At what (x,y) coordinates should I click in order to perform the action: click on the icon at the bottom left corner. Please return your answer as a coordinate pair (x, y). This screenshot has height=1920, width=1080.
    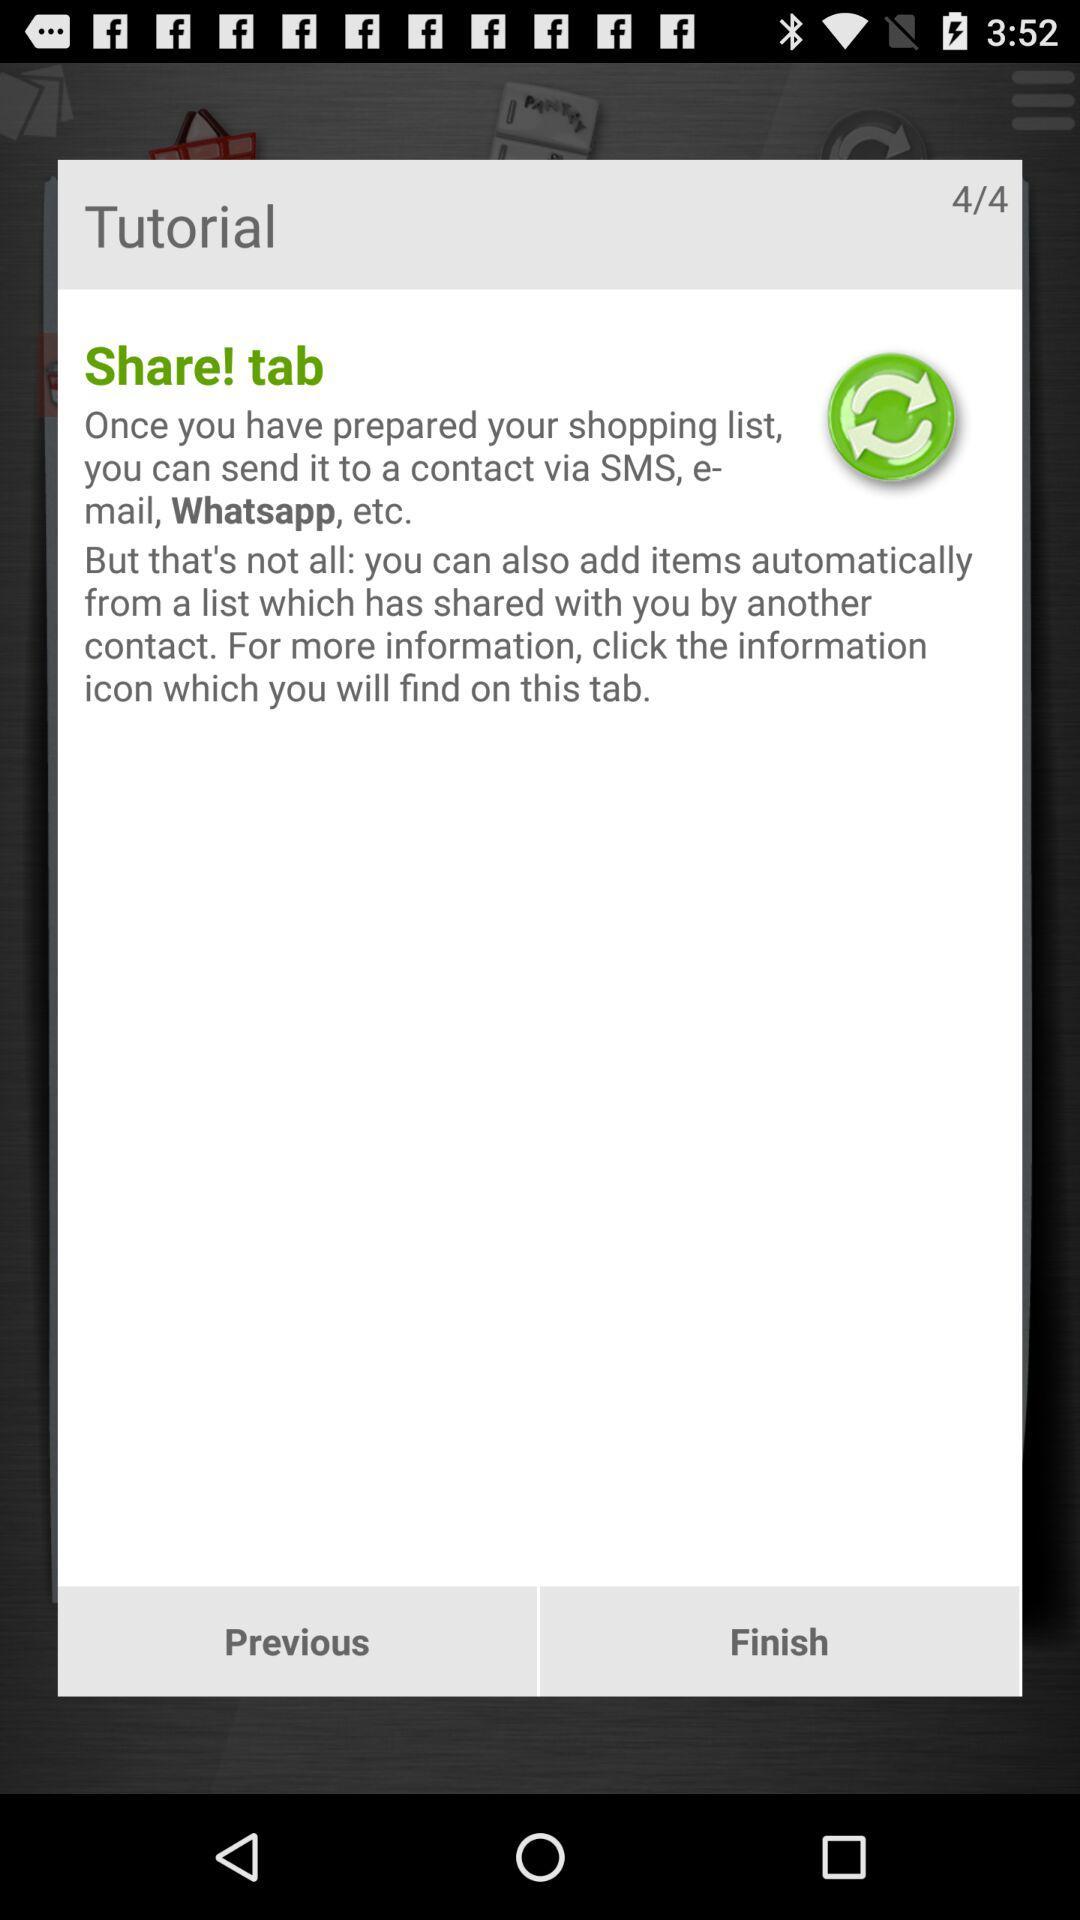
    Looking at the image, I should click on (297, 1641).